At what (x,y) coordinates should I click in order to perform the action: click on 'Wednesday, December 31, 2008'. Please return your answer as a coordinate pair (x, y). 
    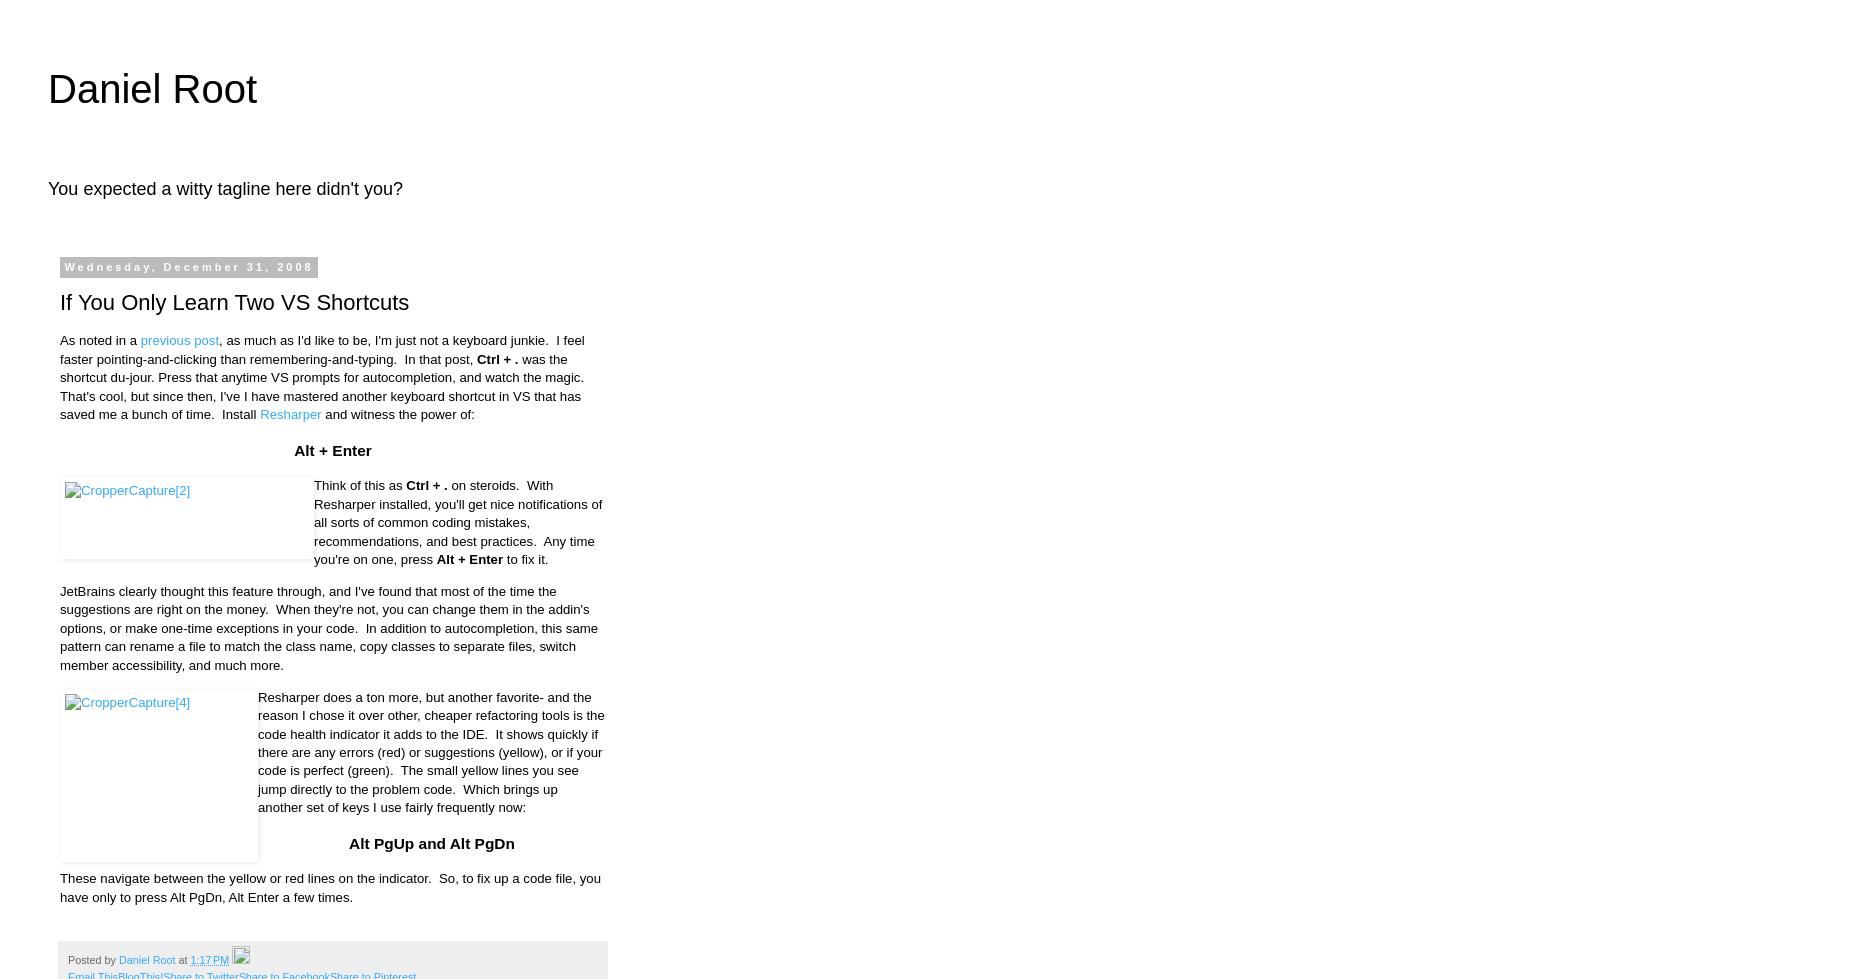
    Looking at the image, I should click on (187, 266).